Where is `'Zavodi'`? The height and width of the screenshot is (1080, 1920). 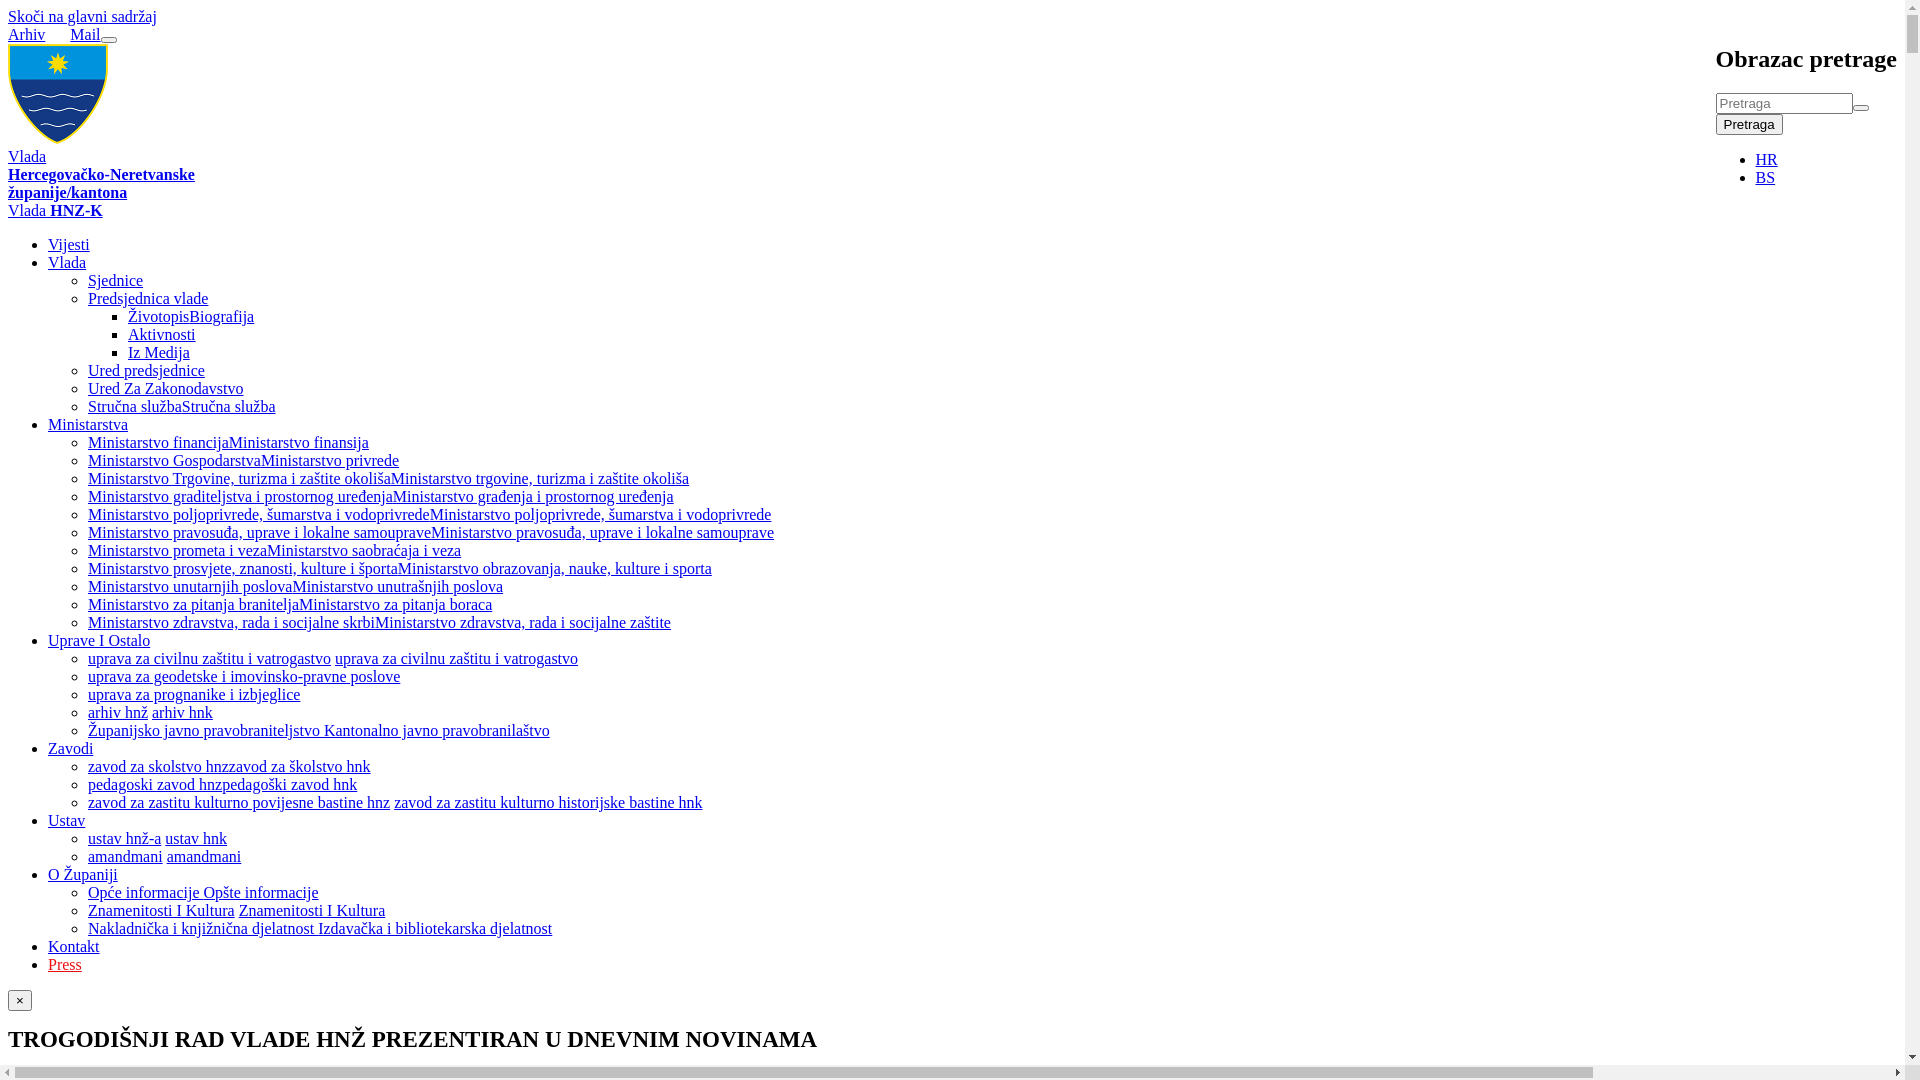 'Zavodi' is located at coordinates (70, 748).